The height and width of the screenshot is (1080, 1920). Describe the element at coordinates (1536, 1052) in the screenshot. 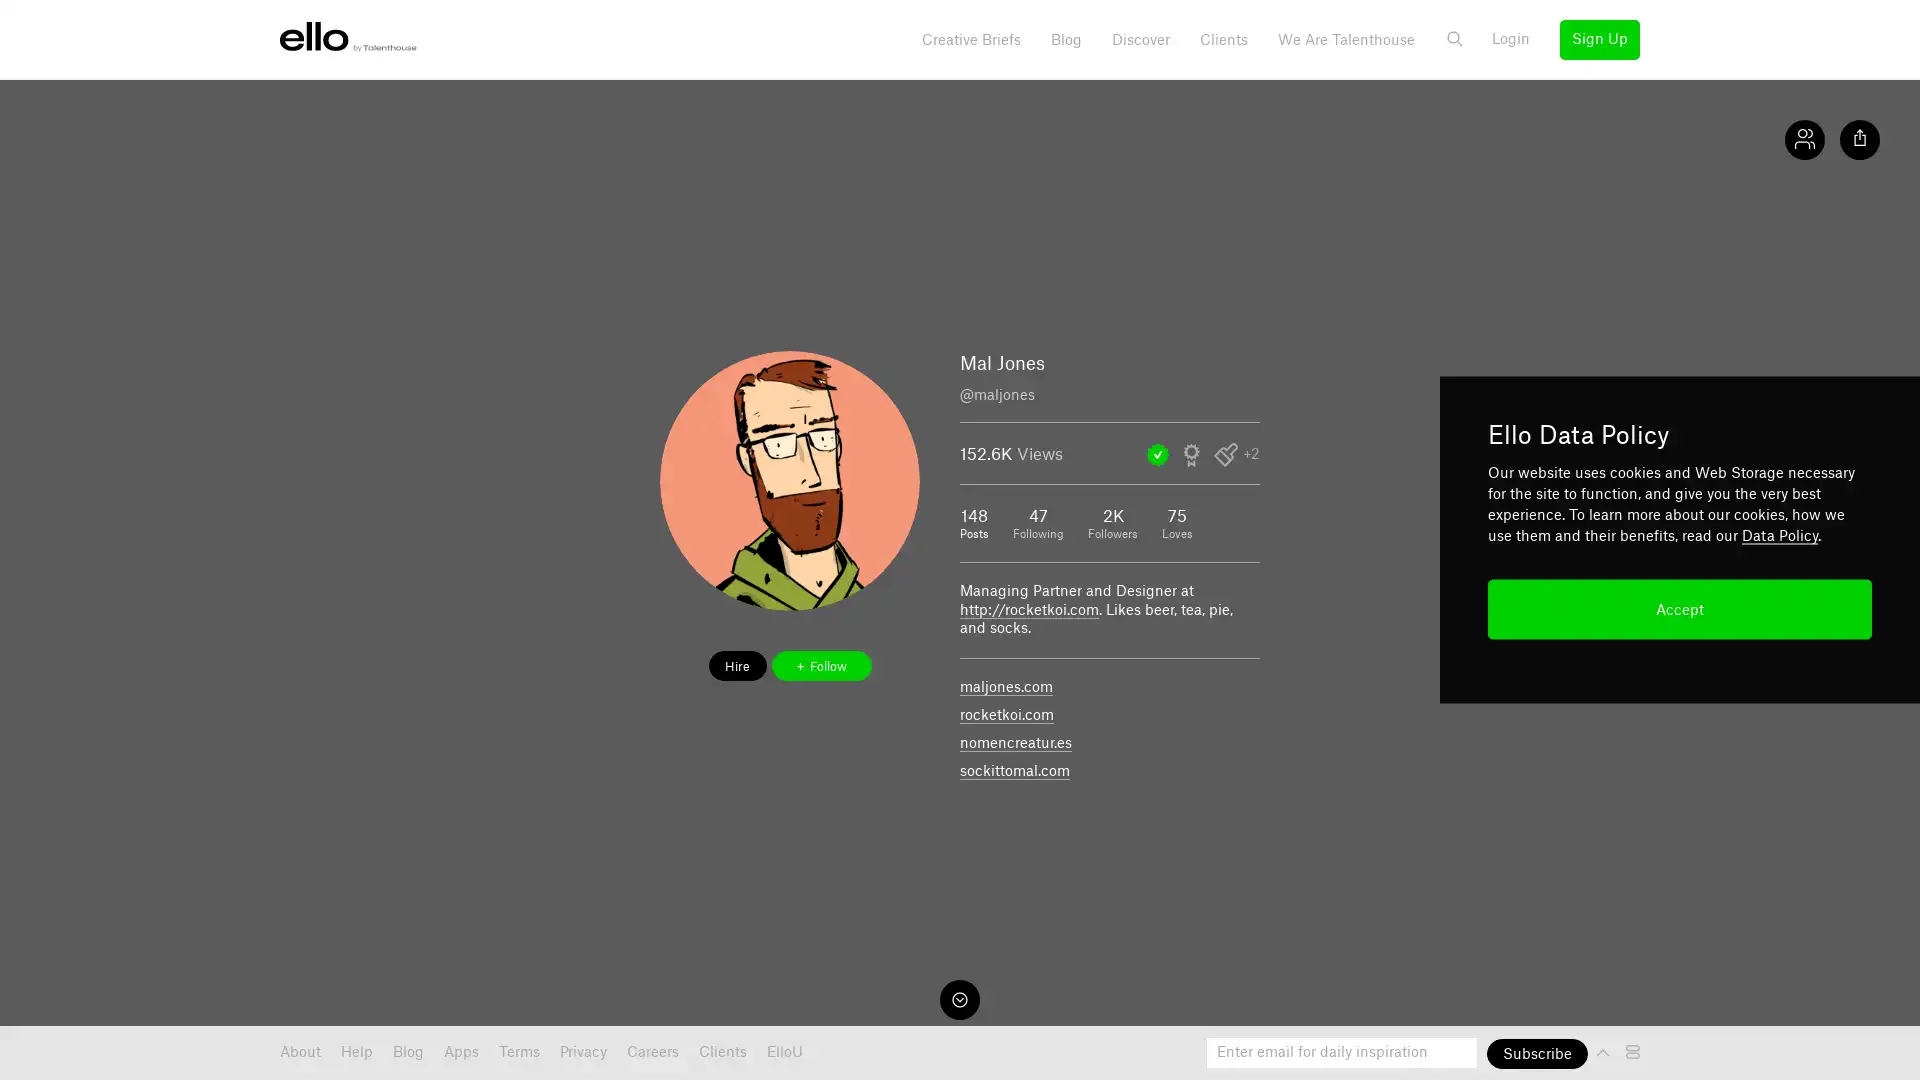

I see `Subscribe` at that location.